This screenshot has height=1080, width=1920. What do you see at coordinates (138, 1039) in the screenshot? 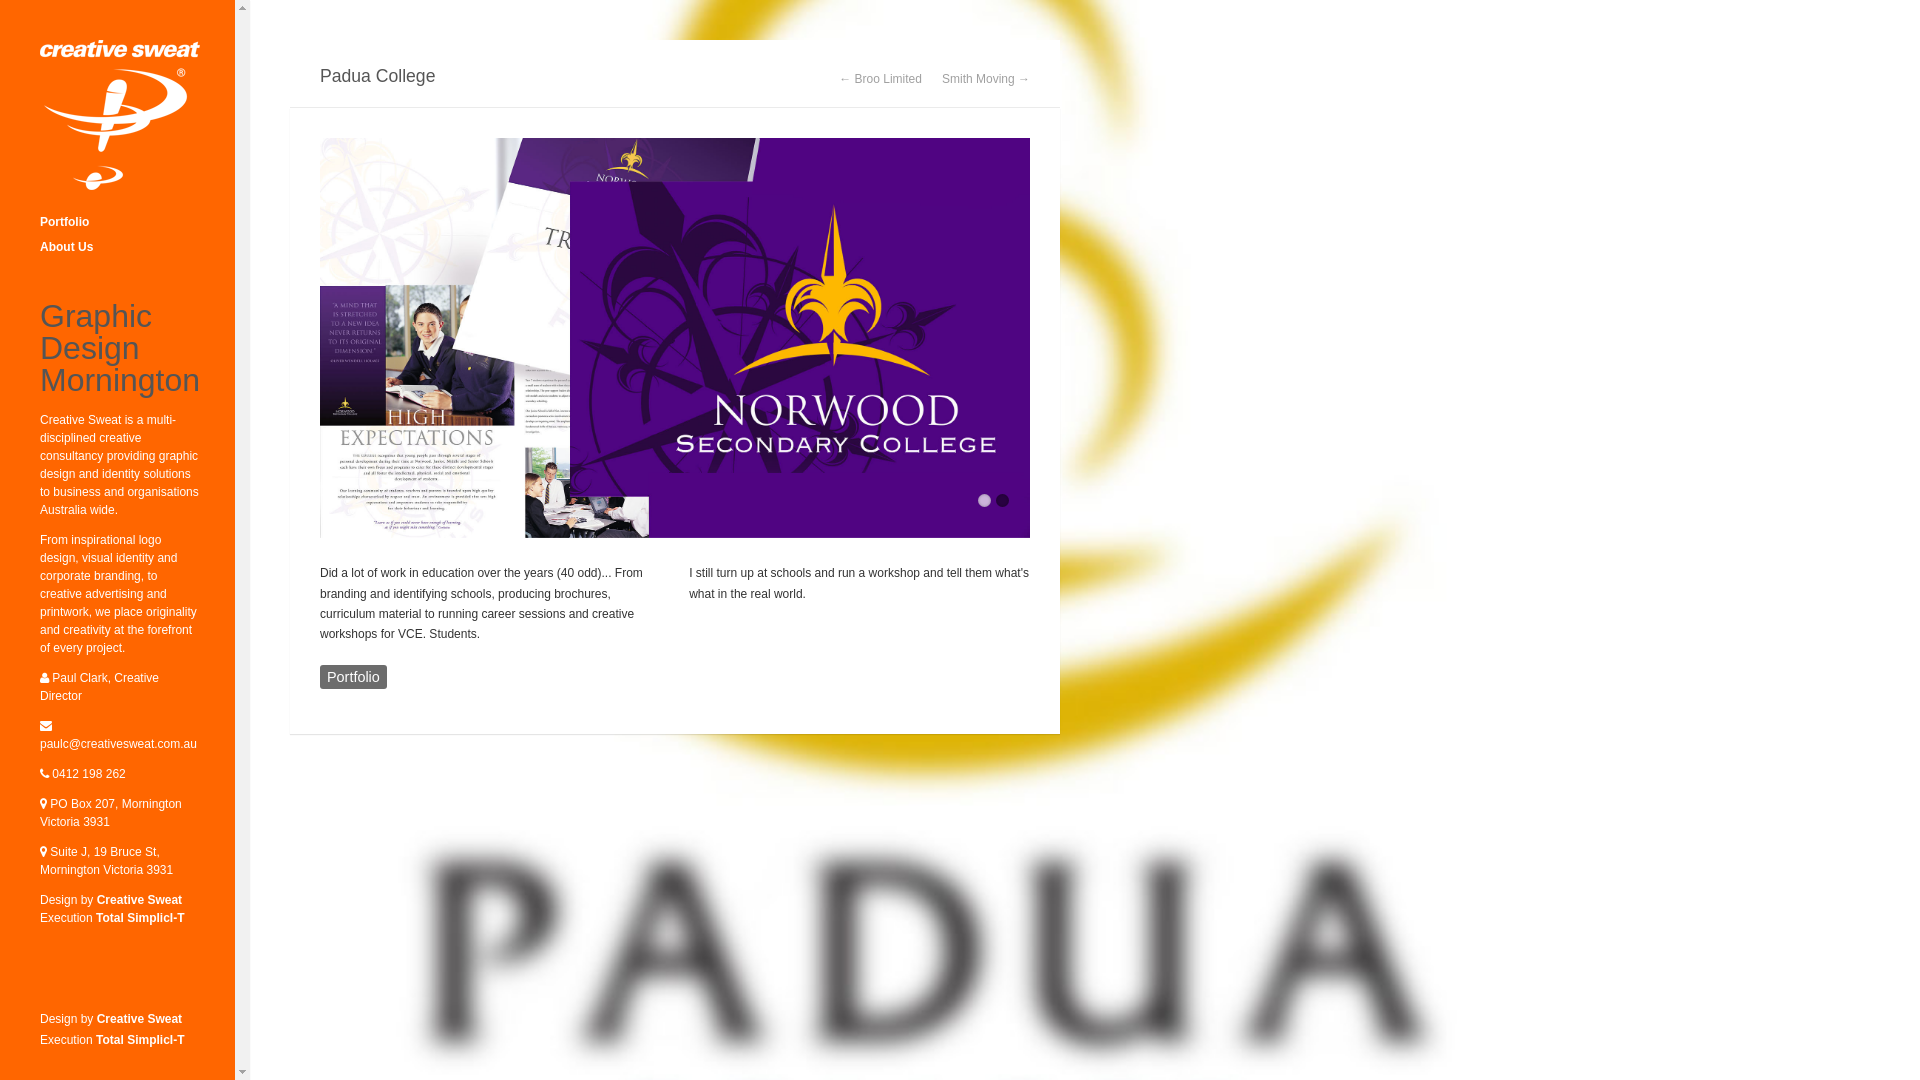
I see `'Total SimplicI-T'` at bounding box center [138, 1039].